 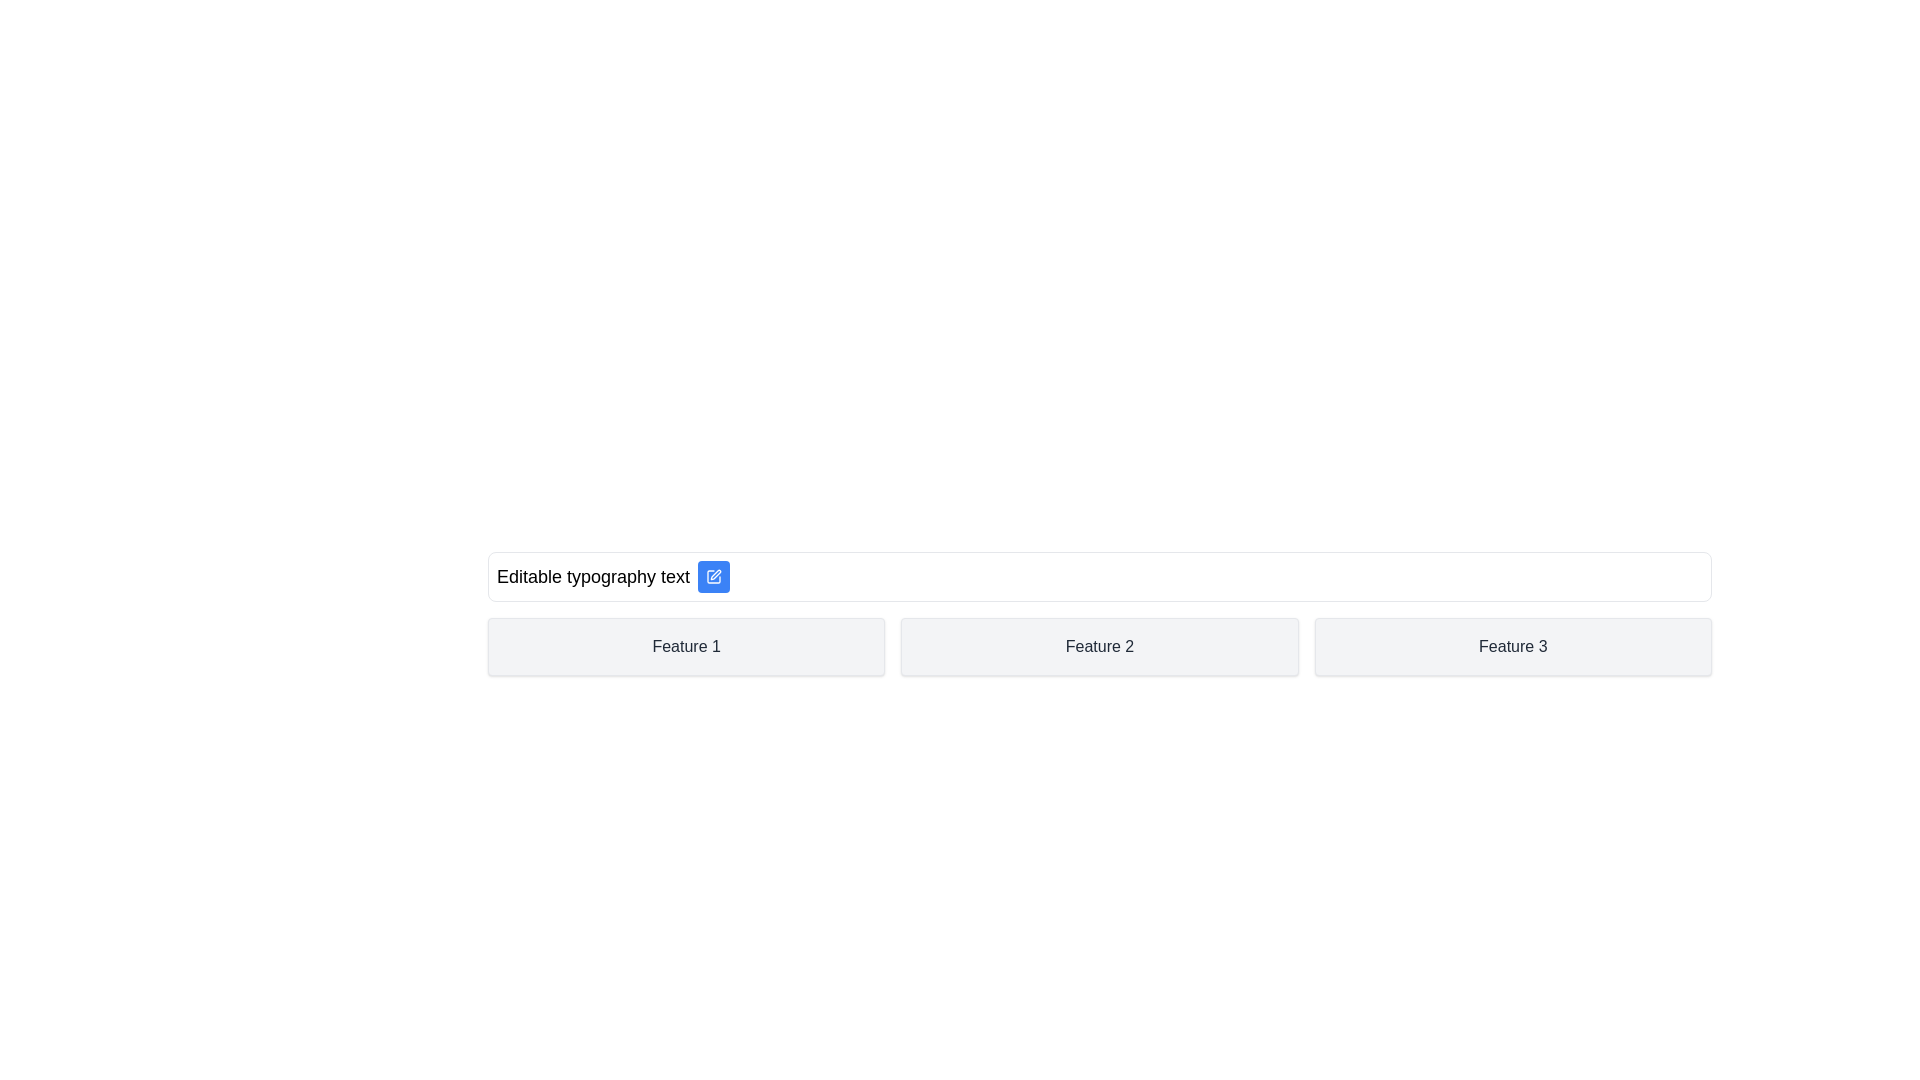 What do you see at coordinates (714, 577) in the screenshot?
I see `the rounded square icon with a pen symbol inside, which has a blue background and is located` at bounding box center [714, 577].